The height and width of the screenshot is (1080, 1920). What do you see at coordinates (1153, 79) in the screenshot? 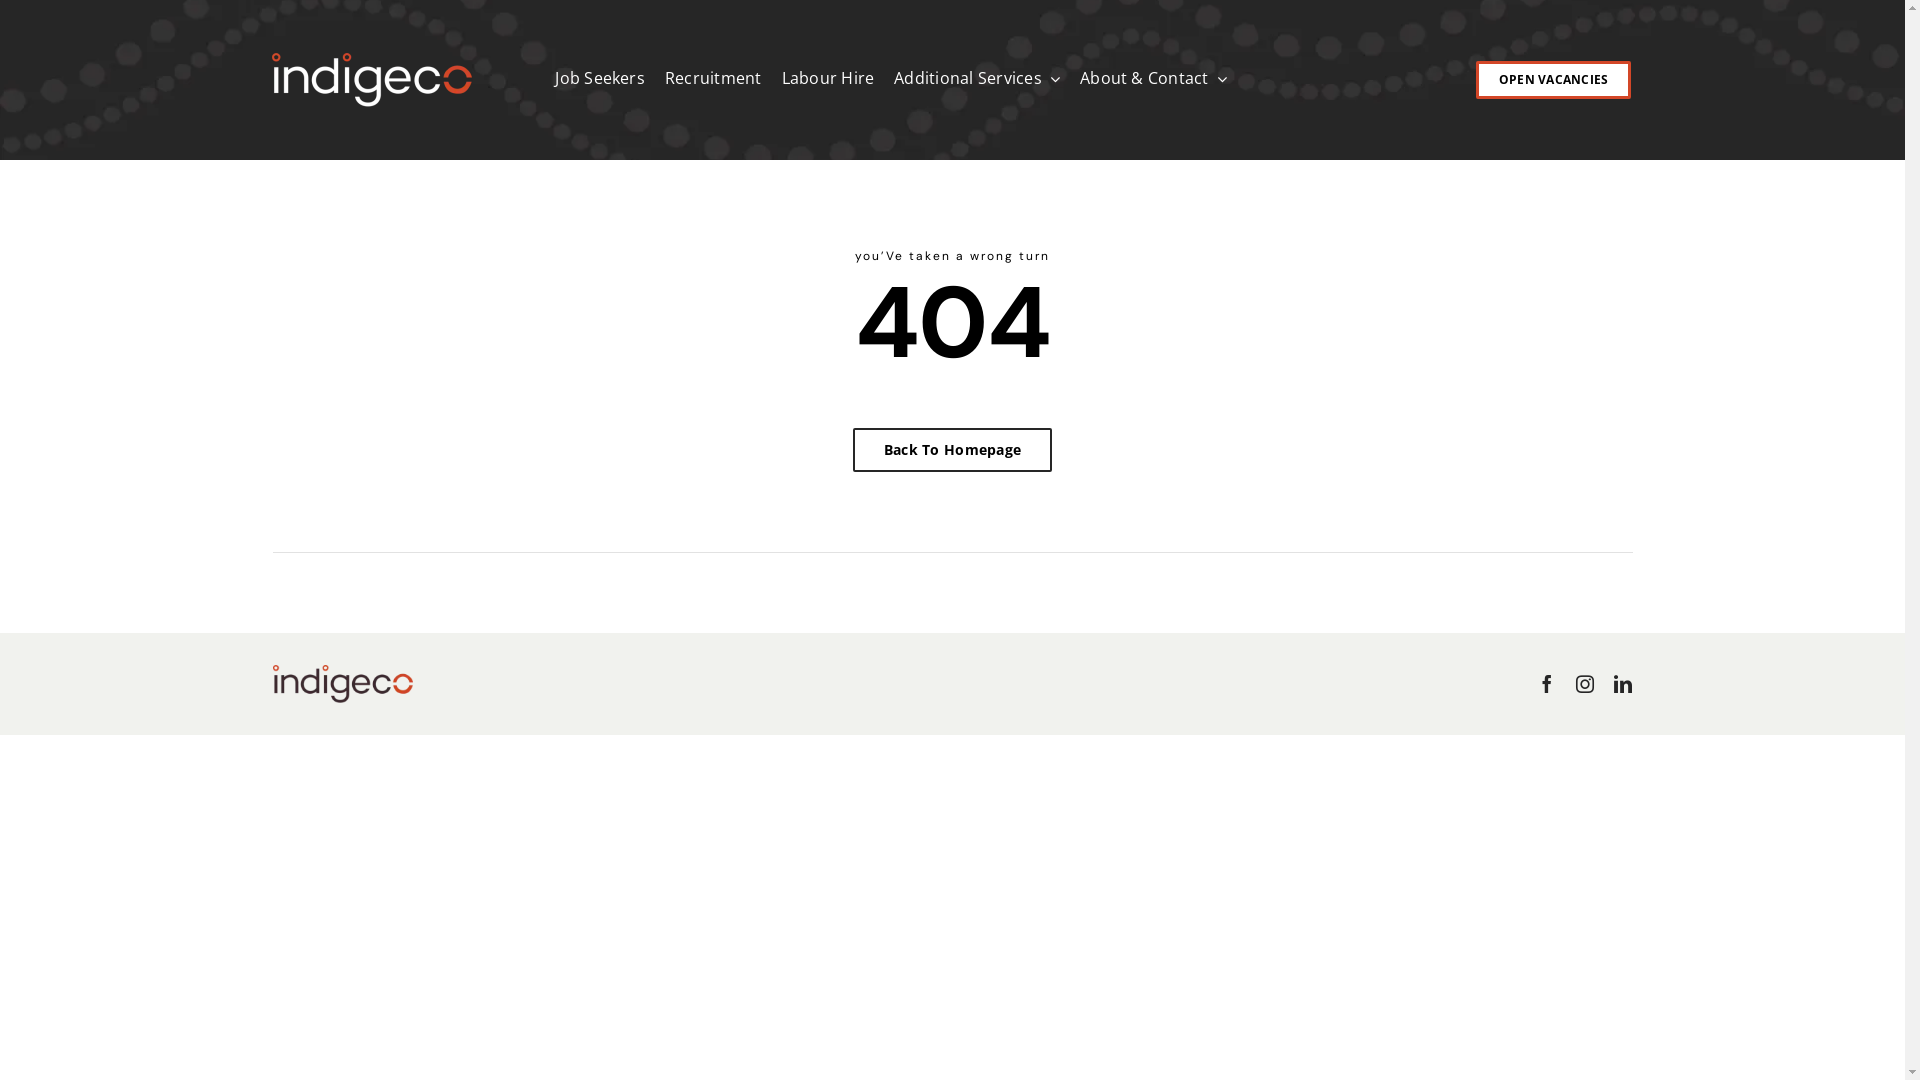
I see `'About & Contact'` at bounding box center [1153, 79].